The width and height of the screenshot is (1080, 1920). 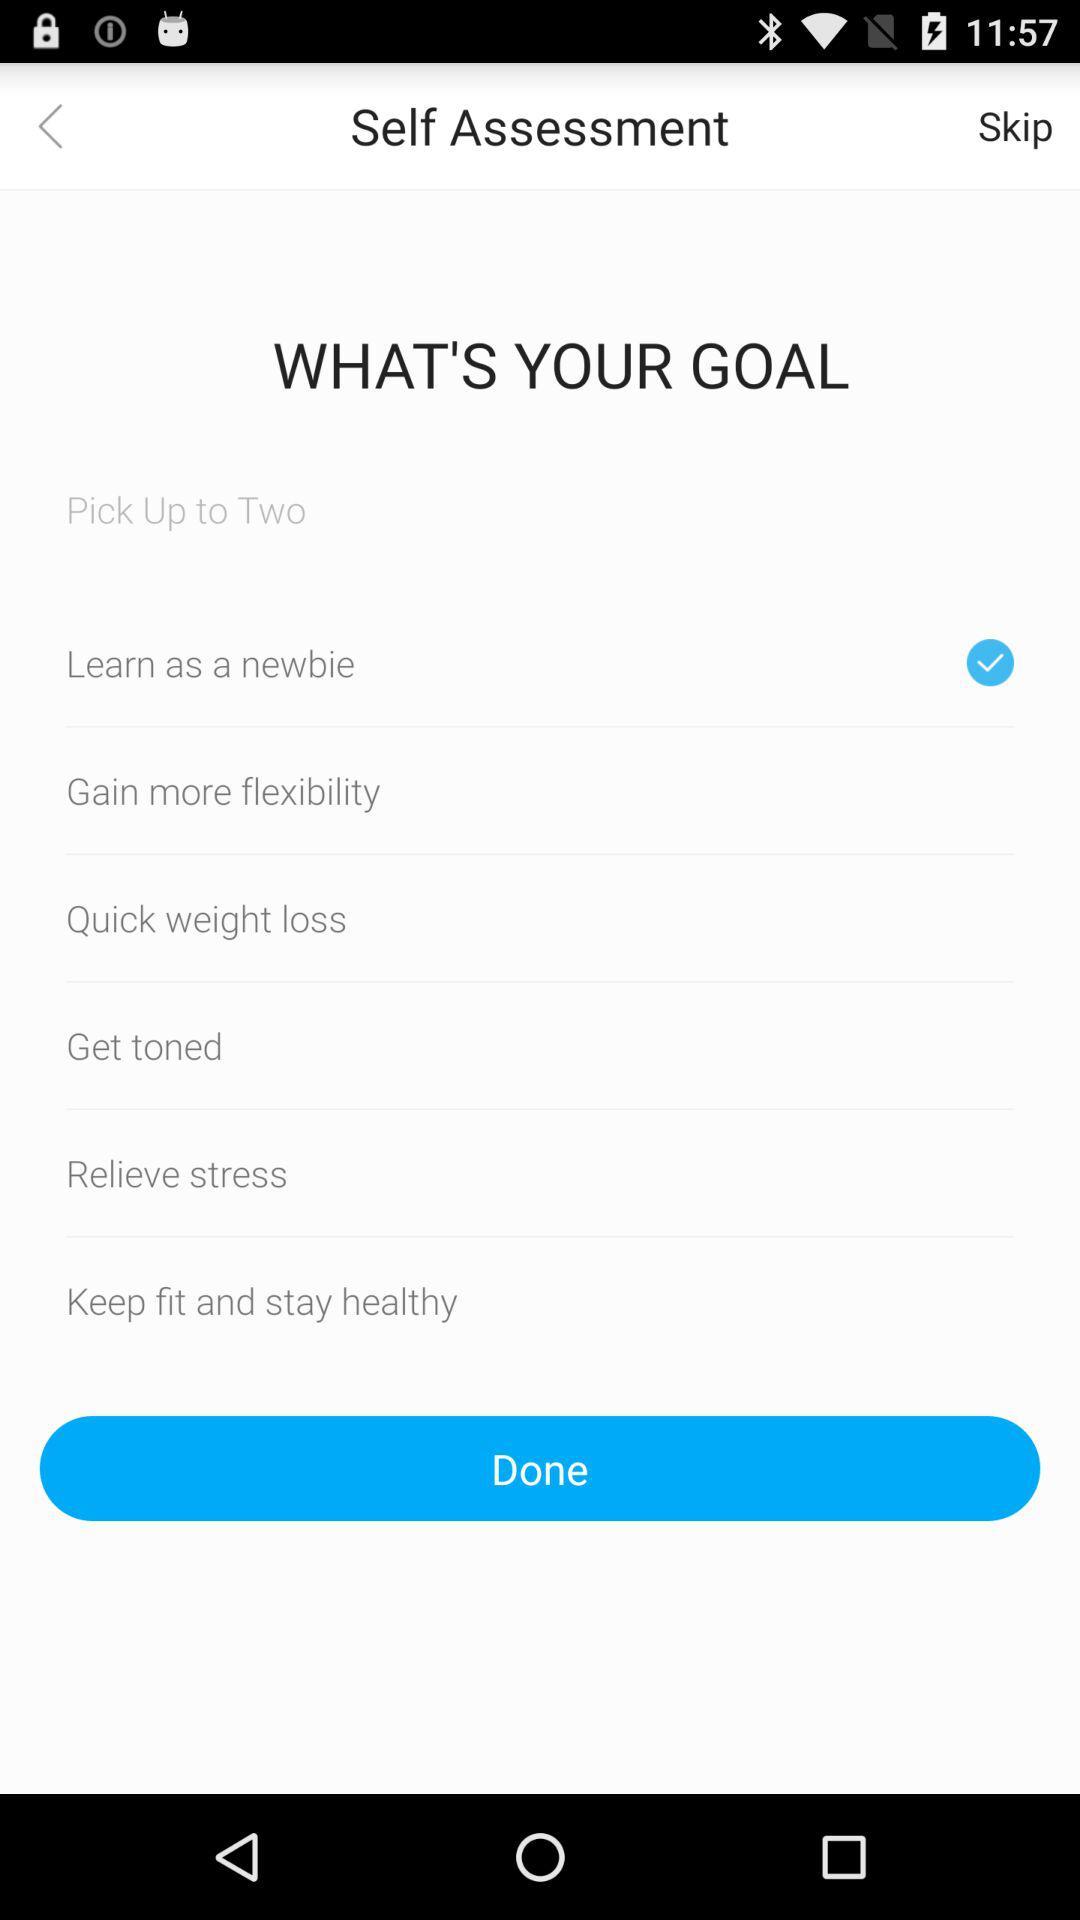 I want to click on icon next to the self assessment, so click(x=1015, y=124).